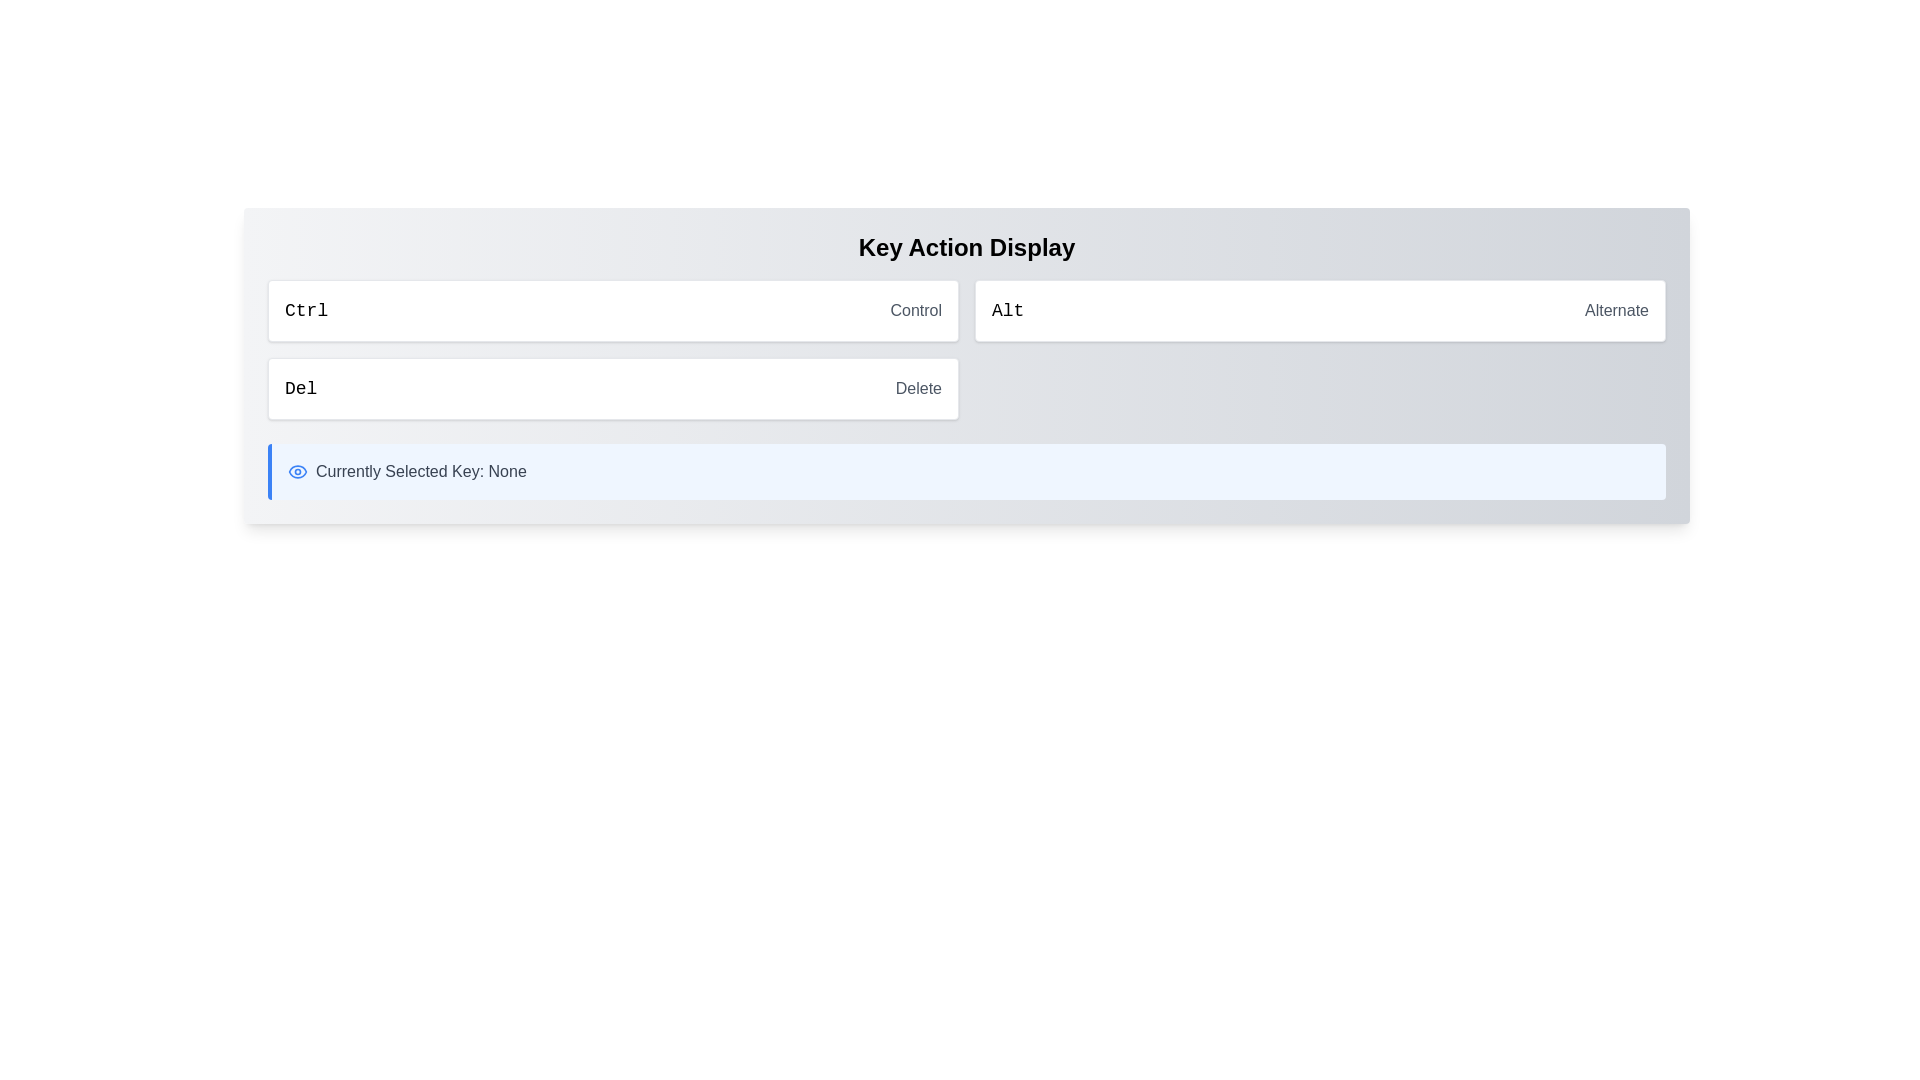 The height and width of the screenshot is (1080, 1920). What do you see at coordinates (915, 311) in the screenshot?
I see `the descriptive label that provides context for the 'Ctrl' action, positioned to the right of 'Ctrl' in the upper-central region of the interface` at bounding box center [915, 311].